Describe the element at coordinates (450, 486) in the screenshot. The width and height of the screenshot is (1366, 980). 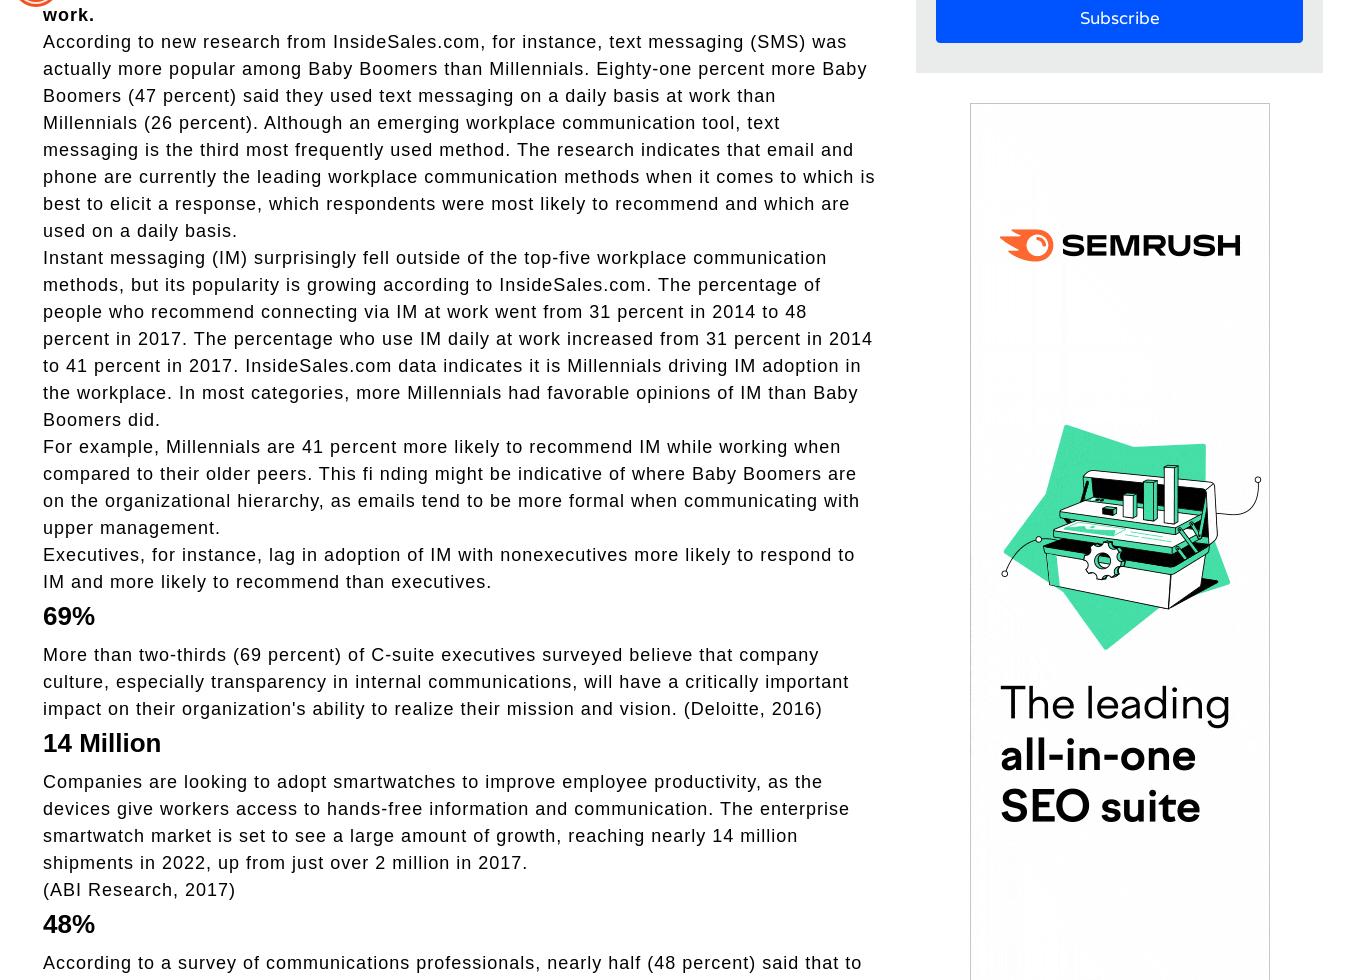
I see `'For example, Millennials are 41 percent more likely to recommend IM while working when compared to their older peers. This fi nding might be indicative of where Baby Boomers are on the organizational hierarchy, as emails tend to be more formal when communicating with upper management.'` at that location.